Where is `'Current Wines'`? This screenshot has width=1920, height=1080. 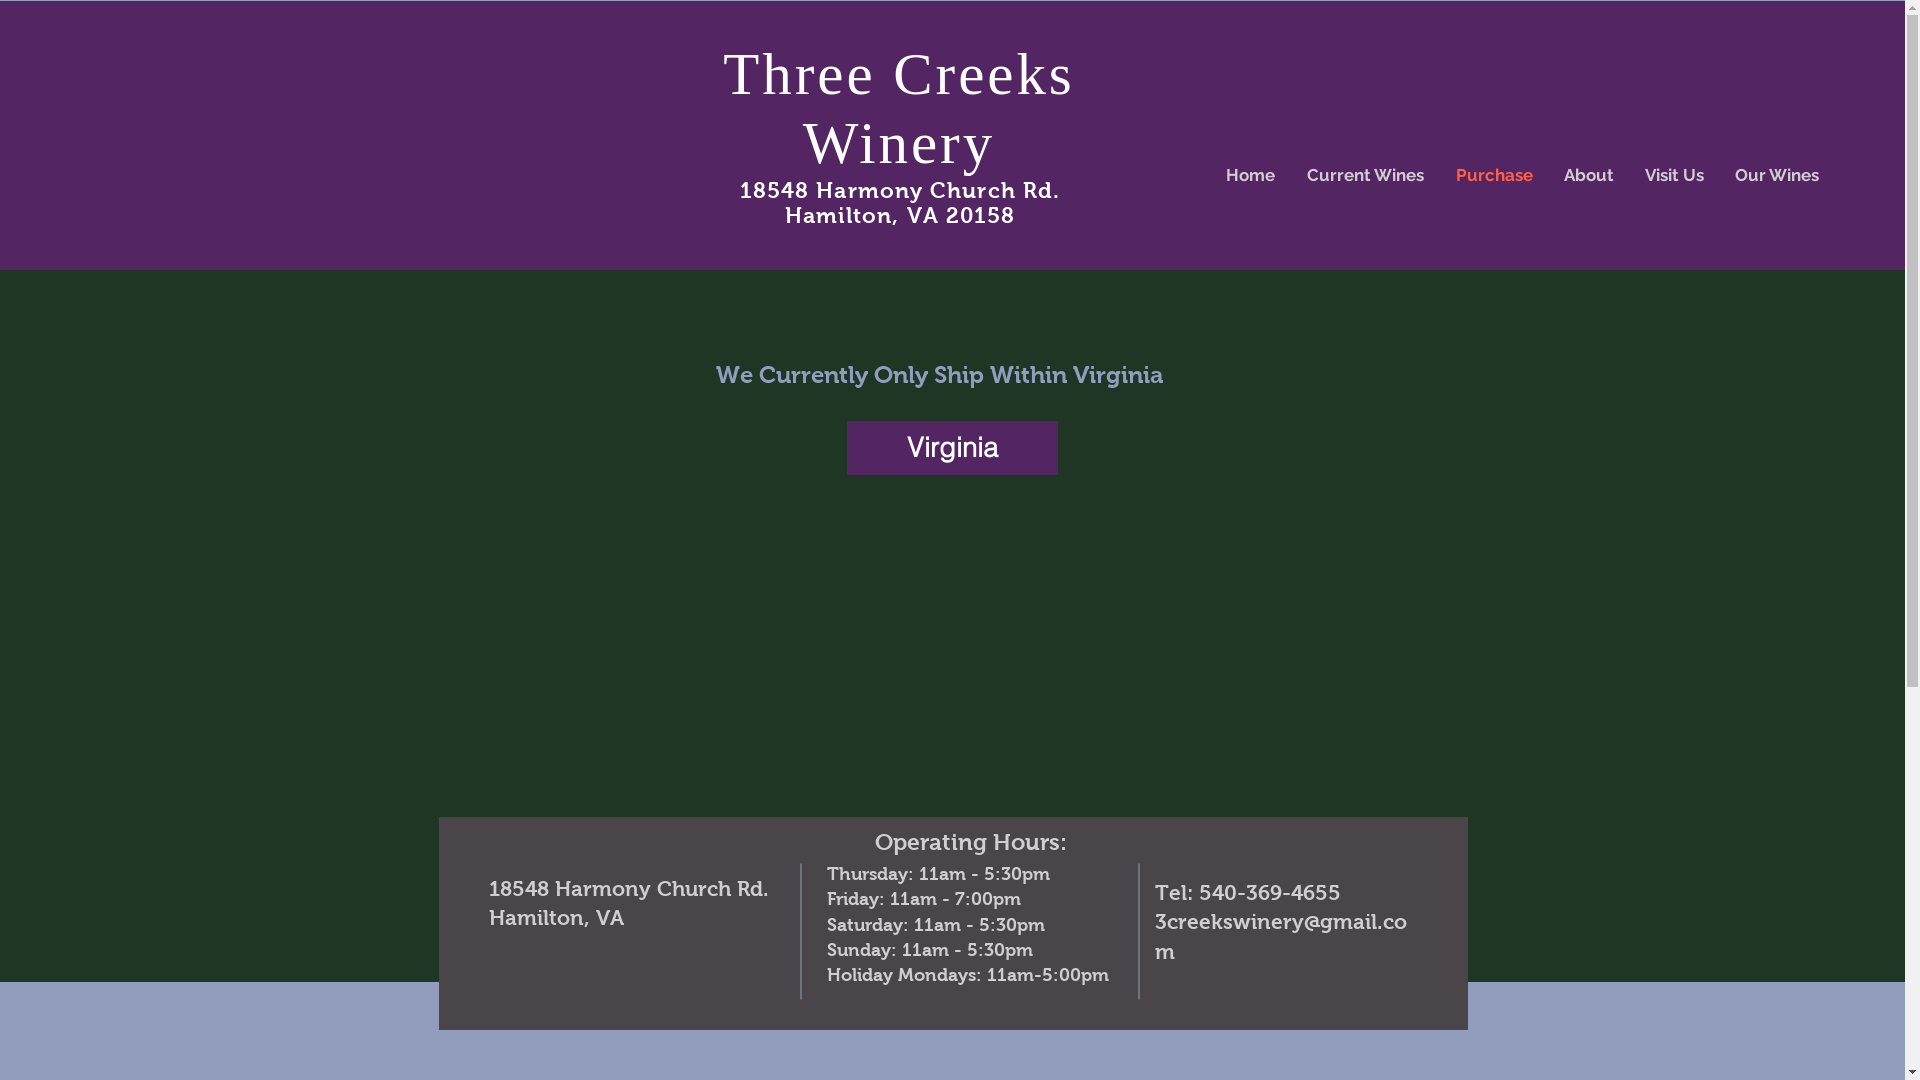
'Current Wines' is located at coordinates (1364, 173).